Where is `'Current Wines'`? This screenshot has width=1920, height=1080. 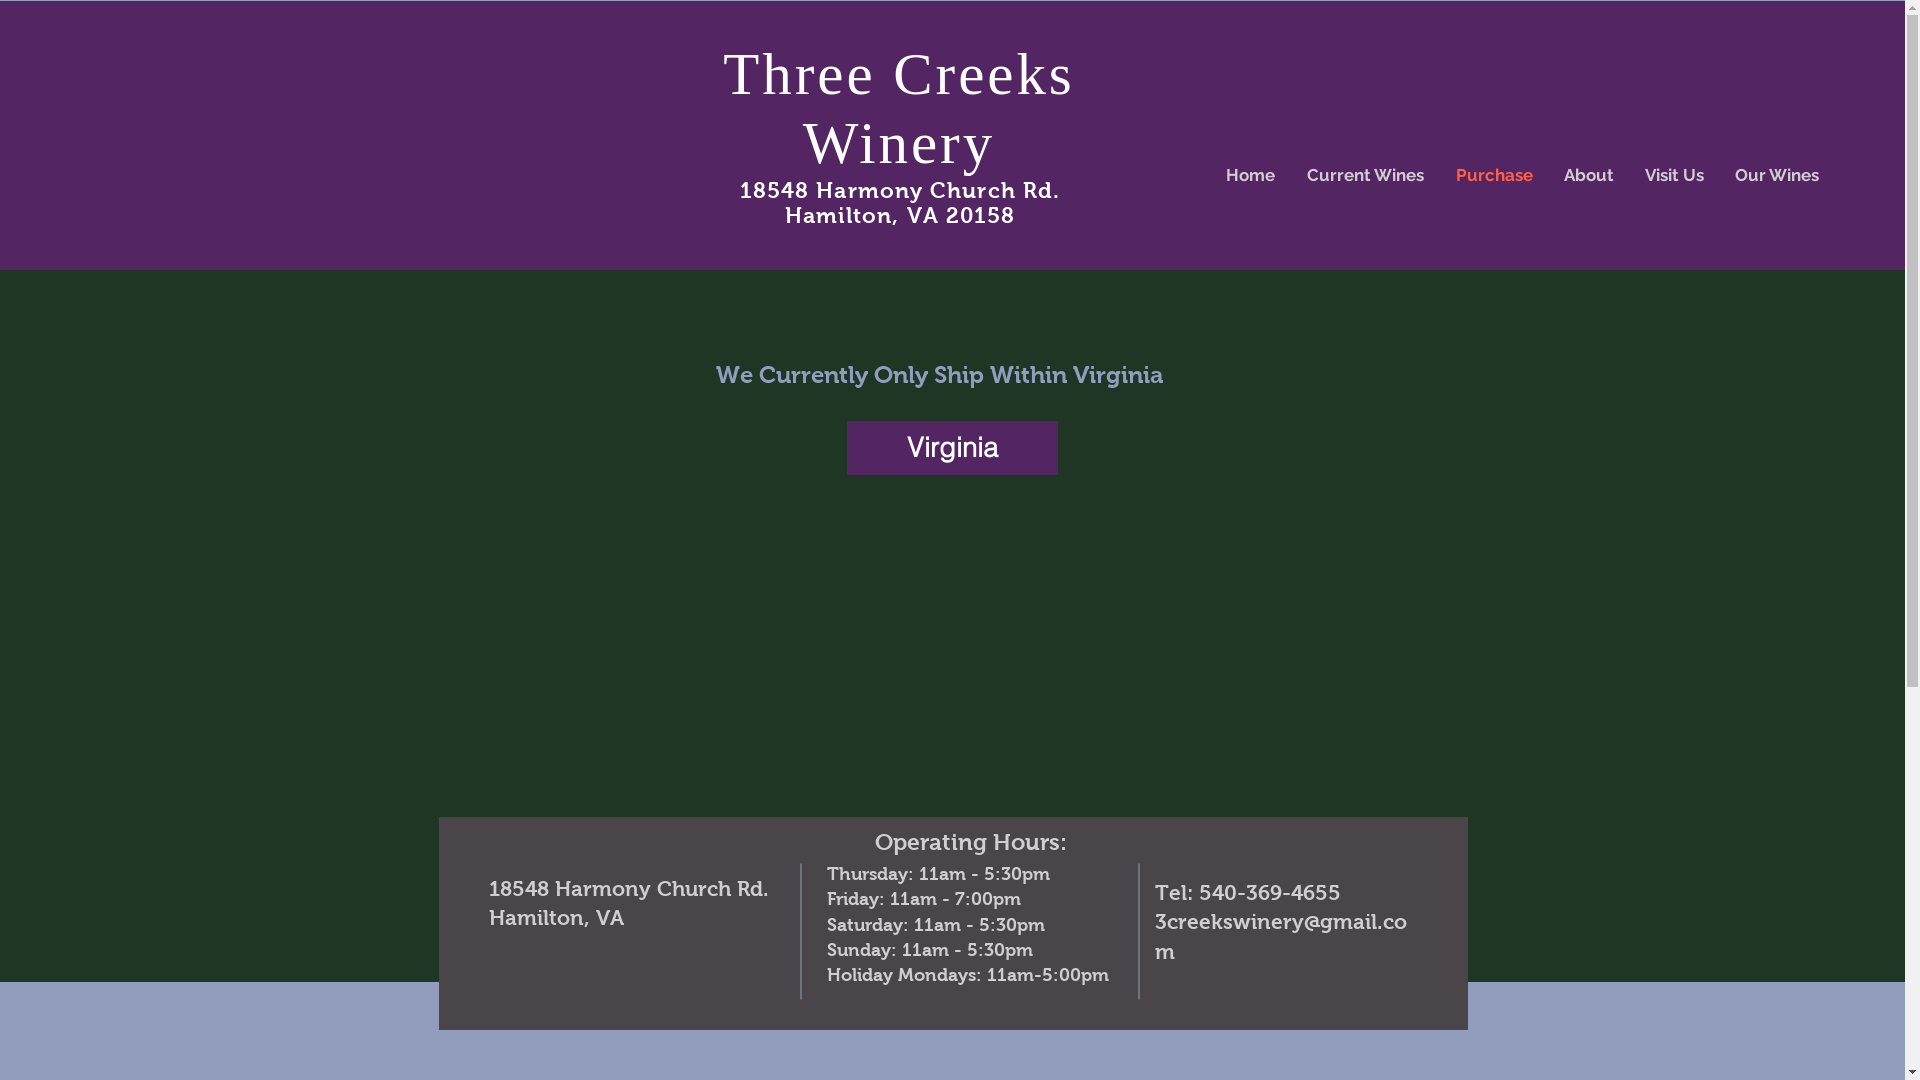
'Current Wines' is located at coordinates (1364, 173).